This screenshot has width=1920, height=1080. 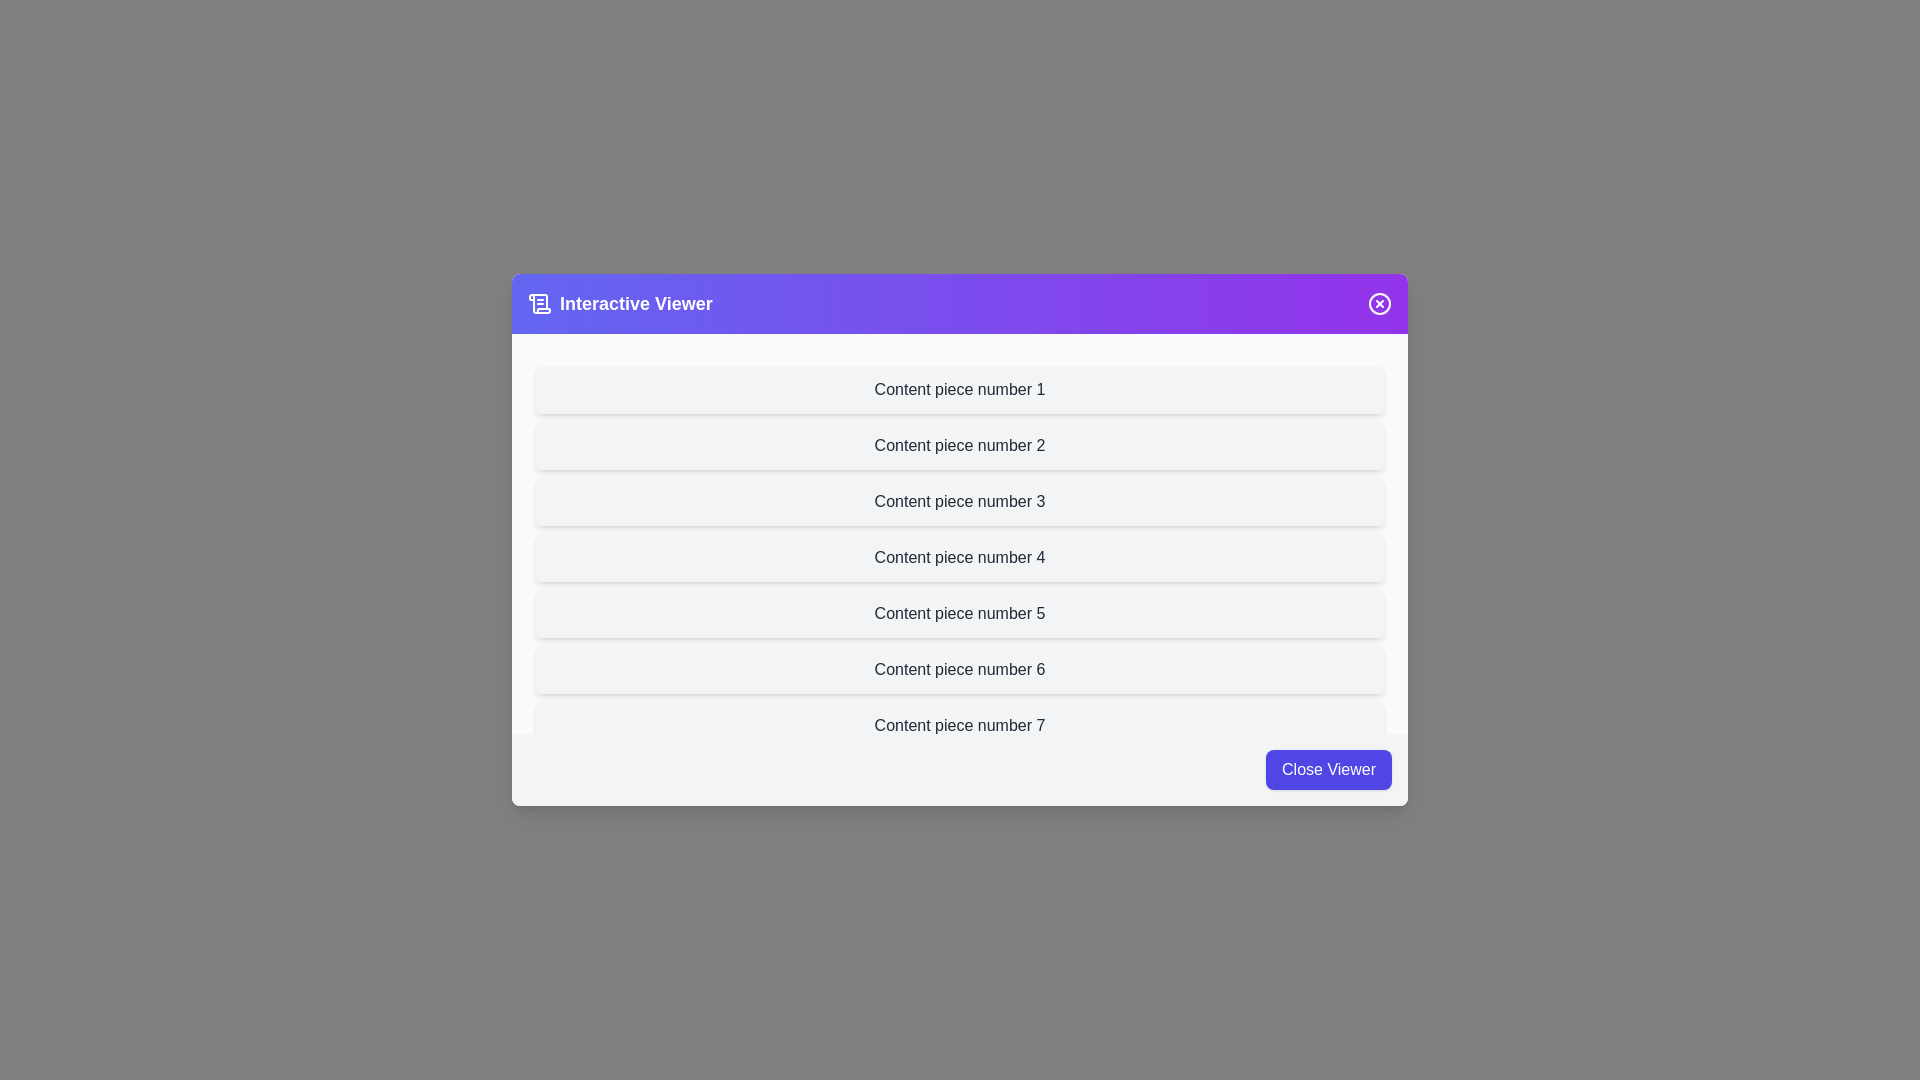 What do you see at coordinates (960, 725) in the screenshot?
I see `the content item labeled 'Content piece number 7' to observe its hover effect` at bounding box center [960, 725].